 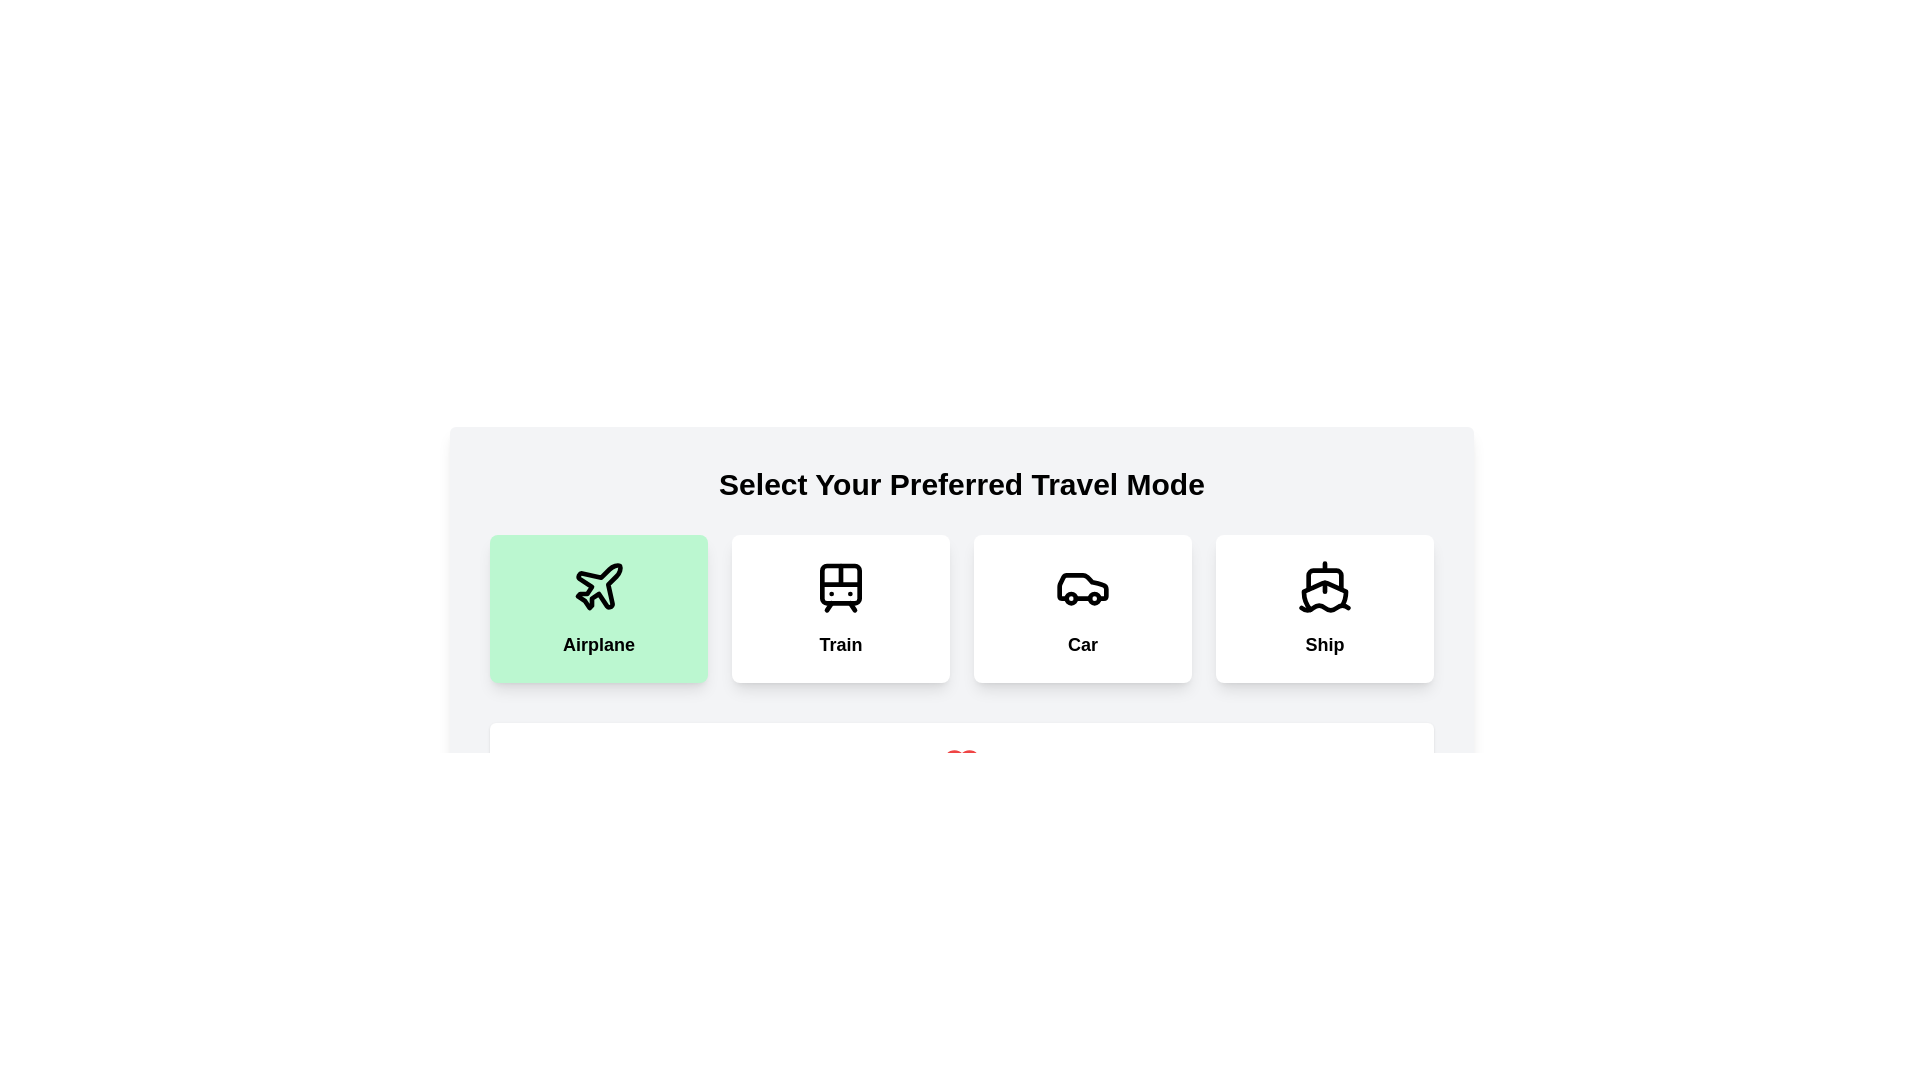 What do you see at coordinates (840, 583) in the screenshot?
I see `the top window section of the tram icon, which is visually represented as a rectangle and corresponds to the 'Train' option in the travel modes` at bounding box center [840, 583].